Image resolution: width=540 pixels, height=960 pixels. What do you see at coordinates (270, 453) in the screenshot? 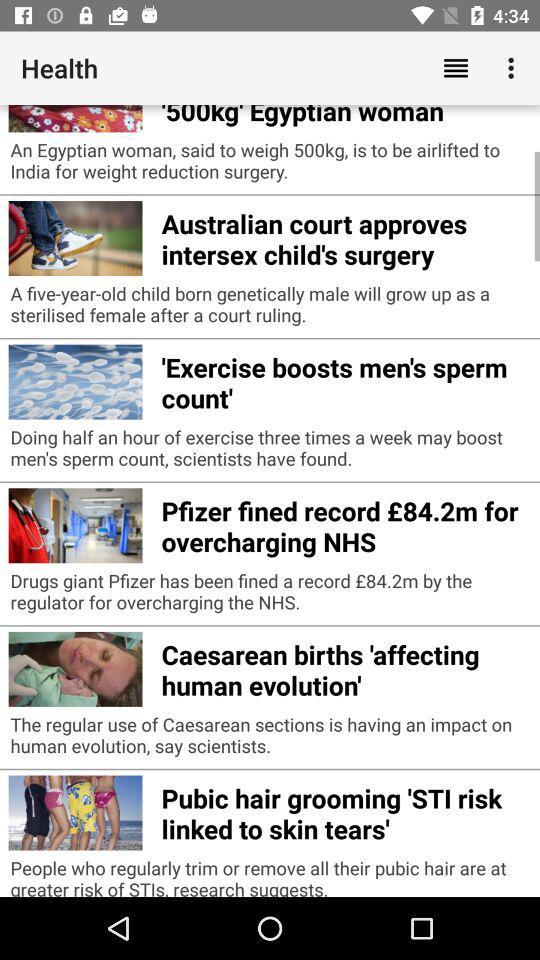
I see `the doing half an item` at bounding box center [270, 453].